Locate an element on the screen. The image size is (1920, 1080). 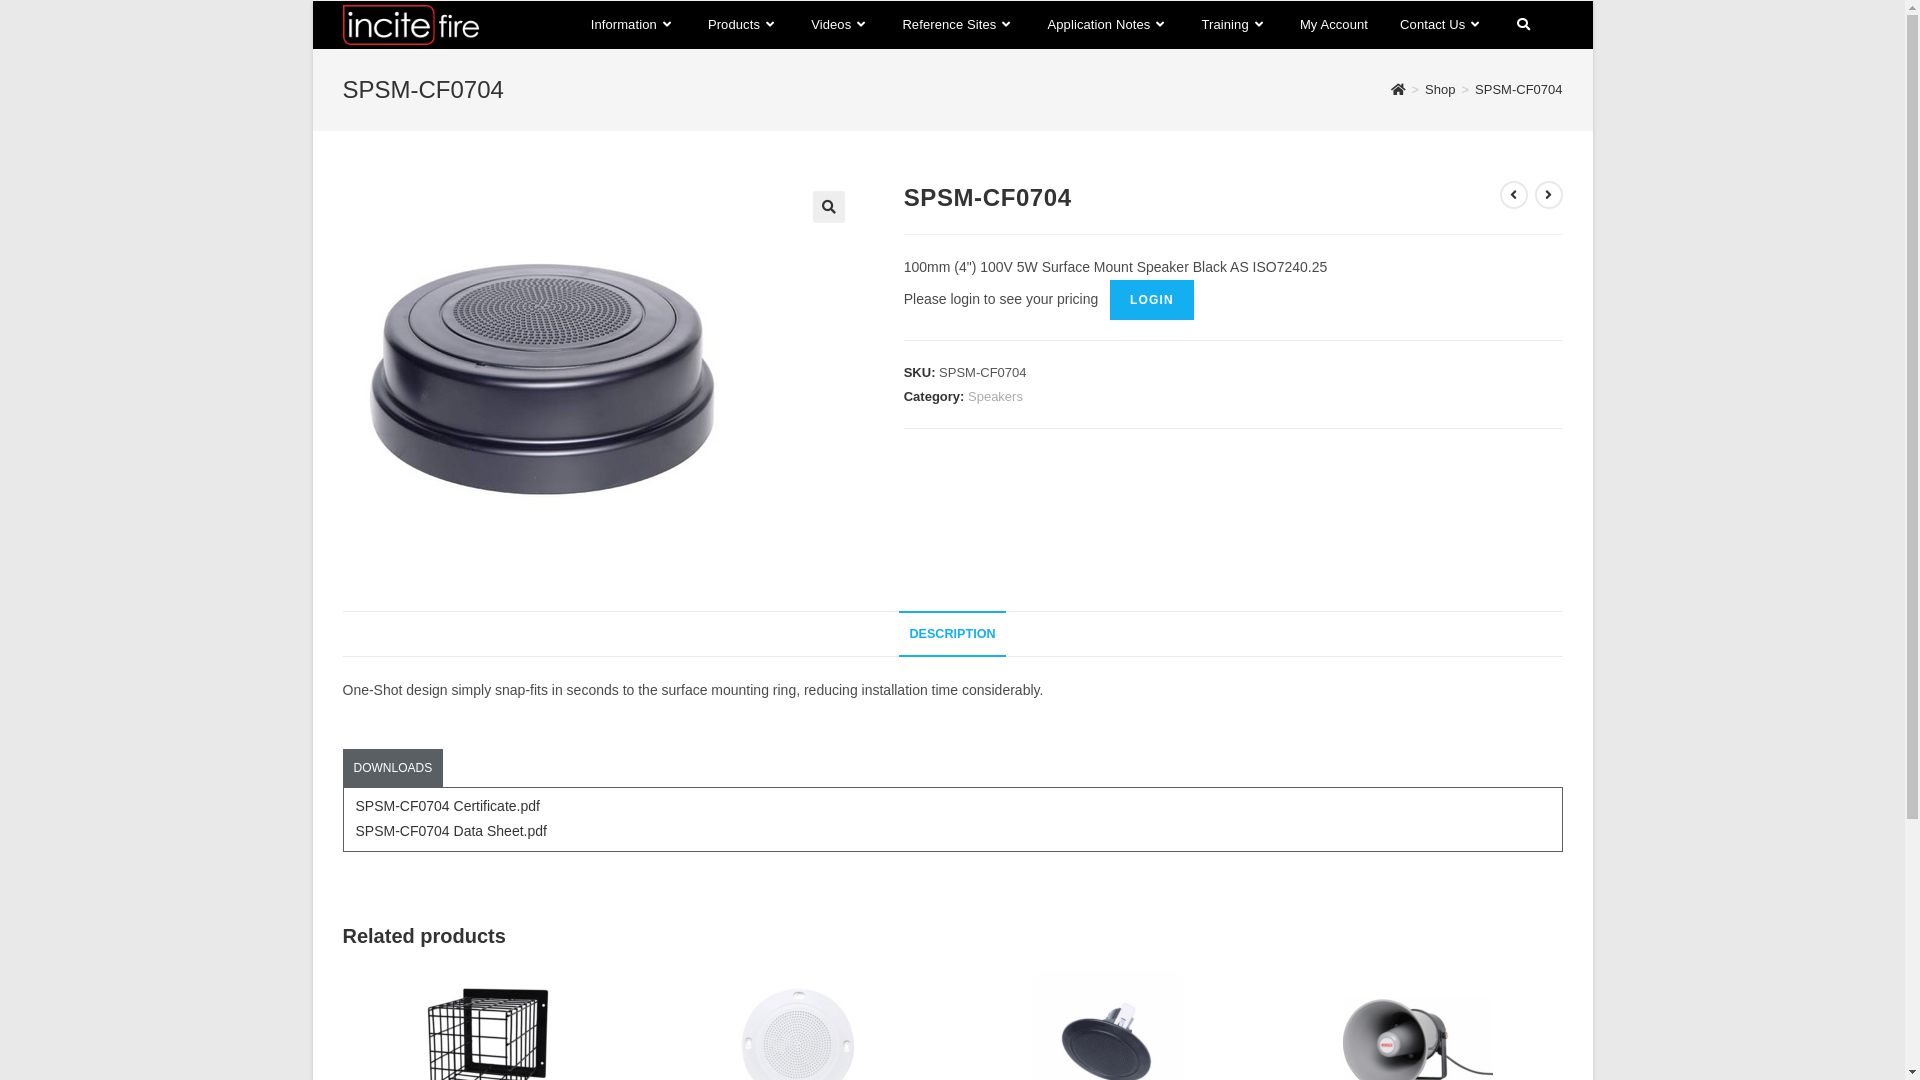
'Products' is located at coordinates (742, 24).